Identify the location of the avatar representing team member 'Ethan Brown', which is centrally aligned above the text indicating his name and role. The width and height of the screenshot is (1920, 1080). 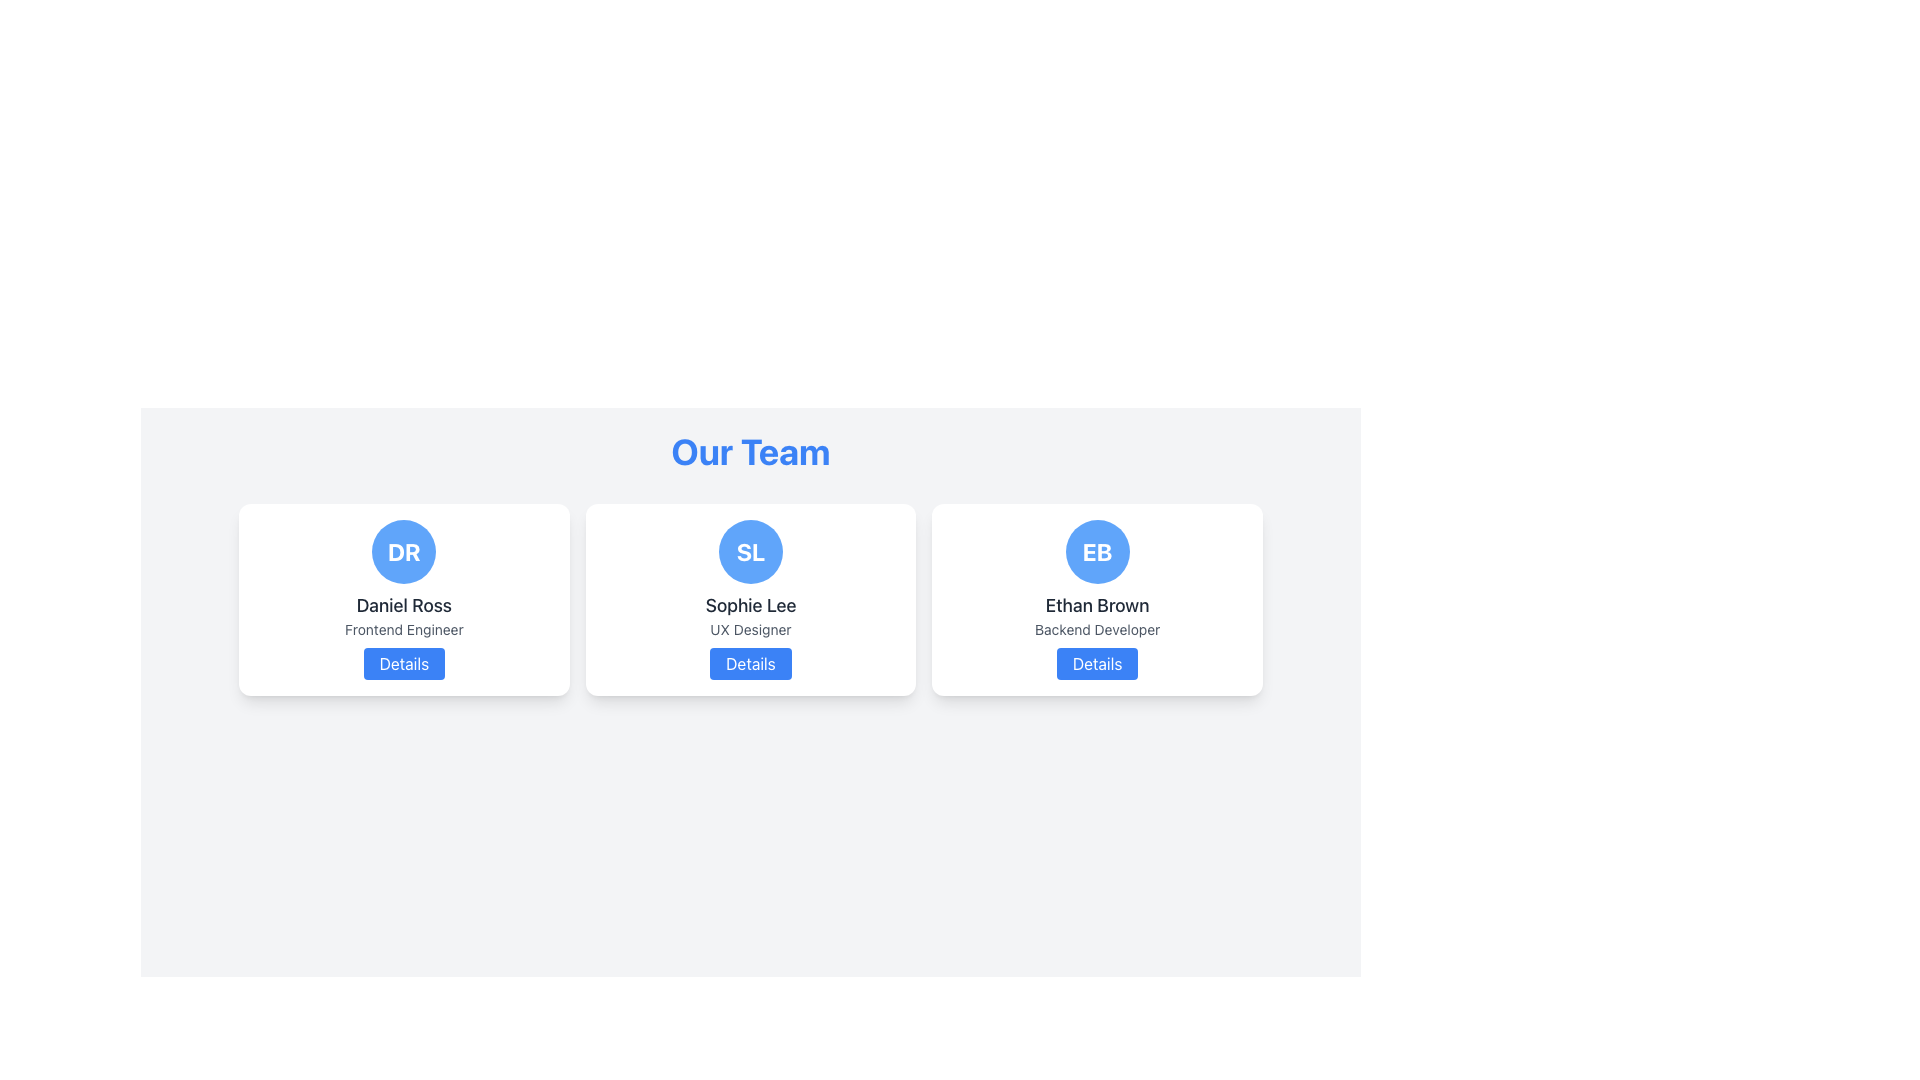
(1096, 551).